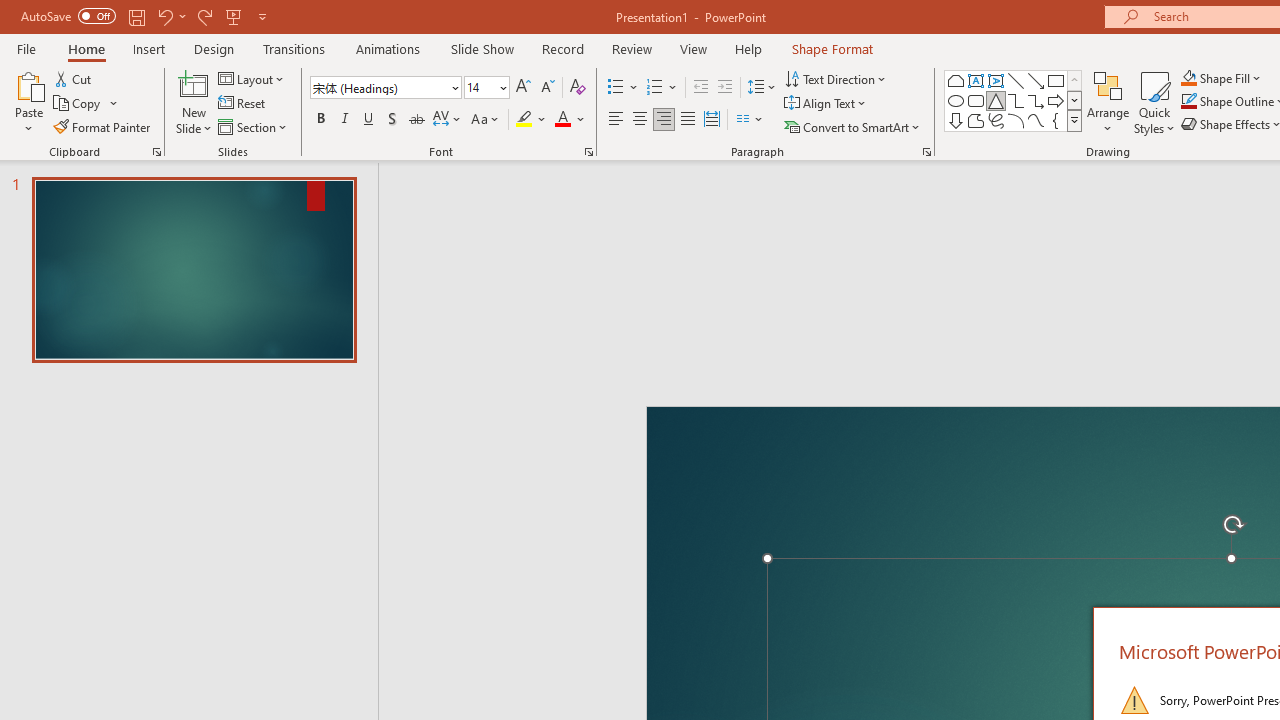 The height and width of the screenshot is (720, 1280). Describe the element at coordinates (1189, 101) in the screenshot. I see `'Shape Outline Blue, Accent 1'` at that location.